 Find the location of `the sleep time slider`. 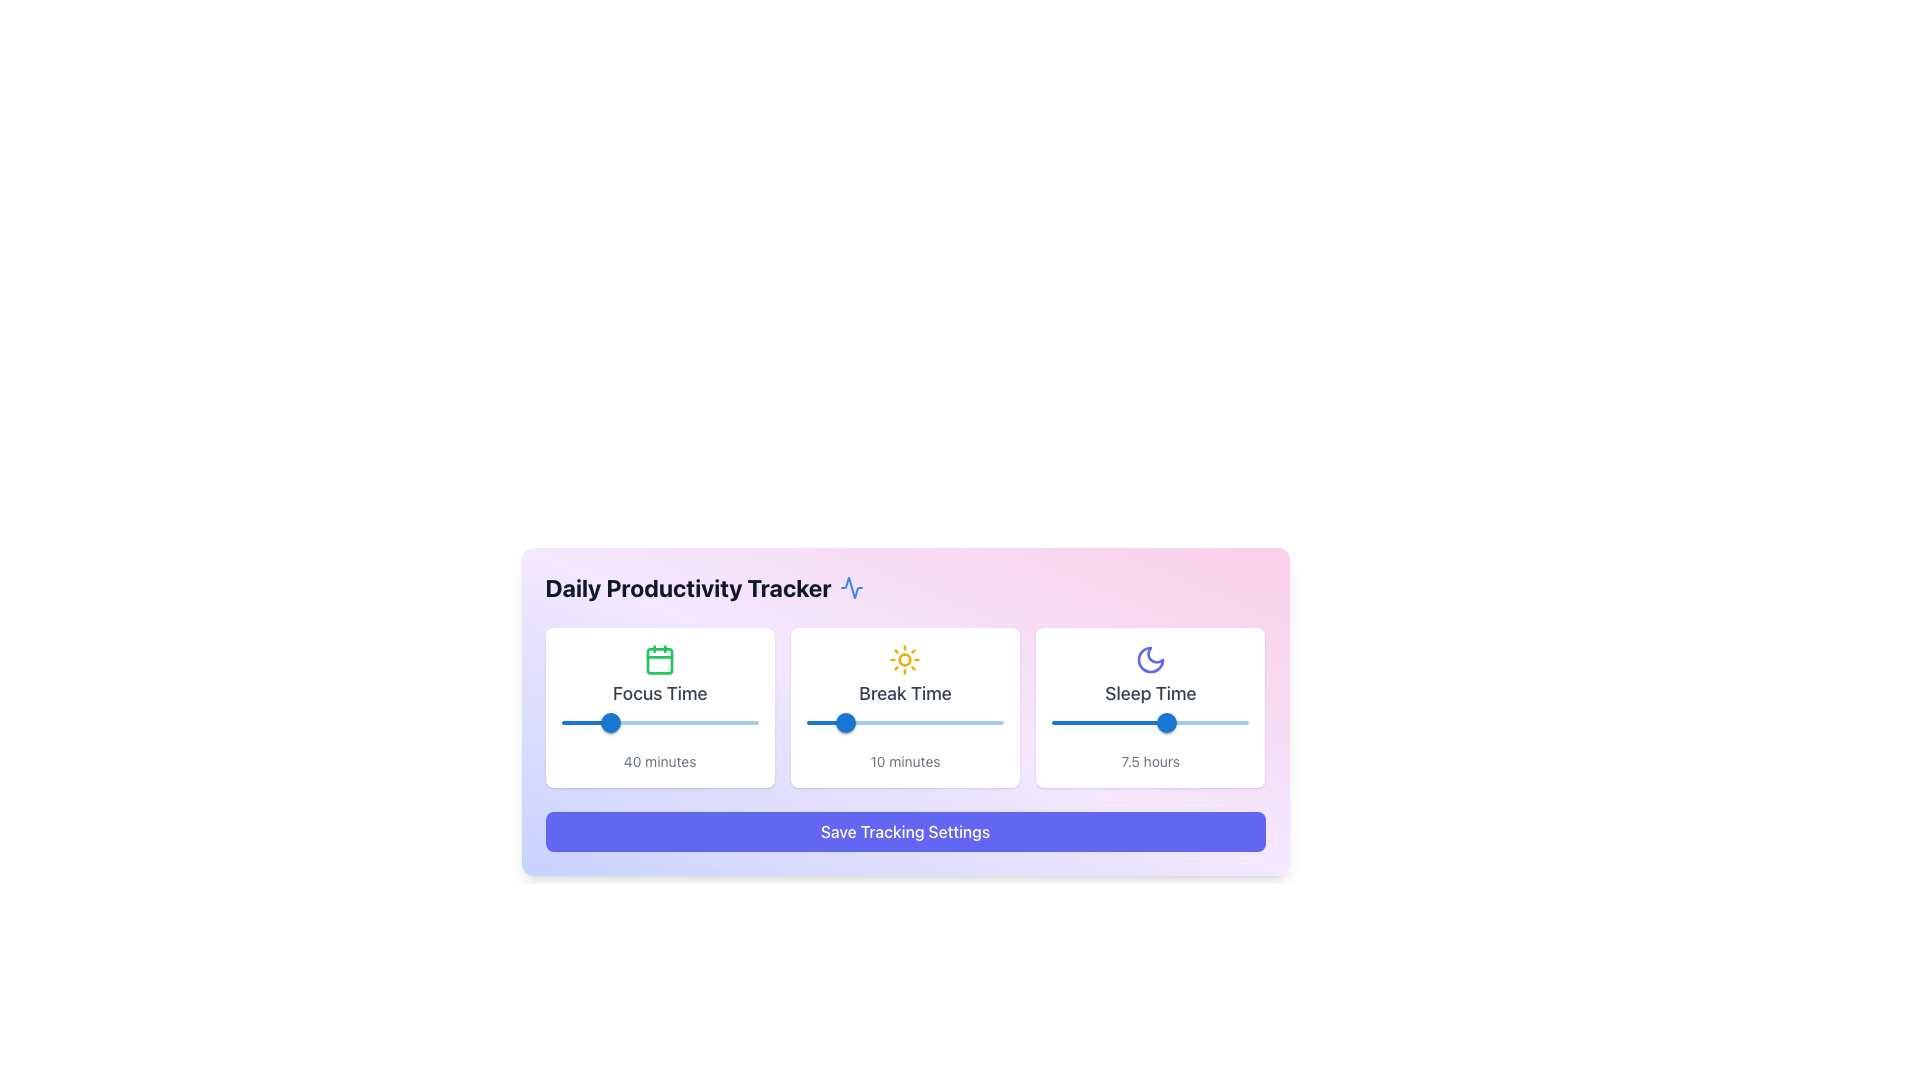

the sleep time slider is located at coordinates (1134, 722).